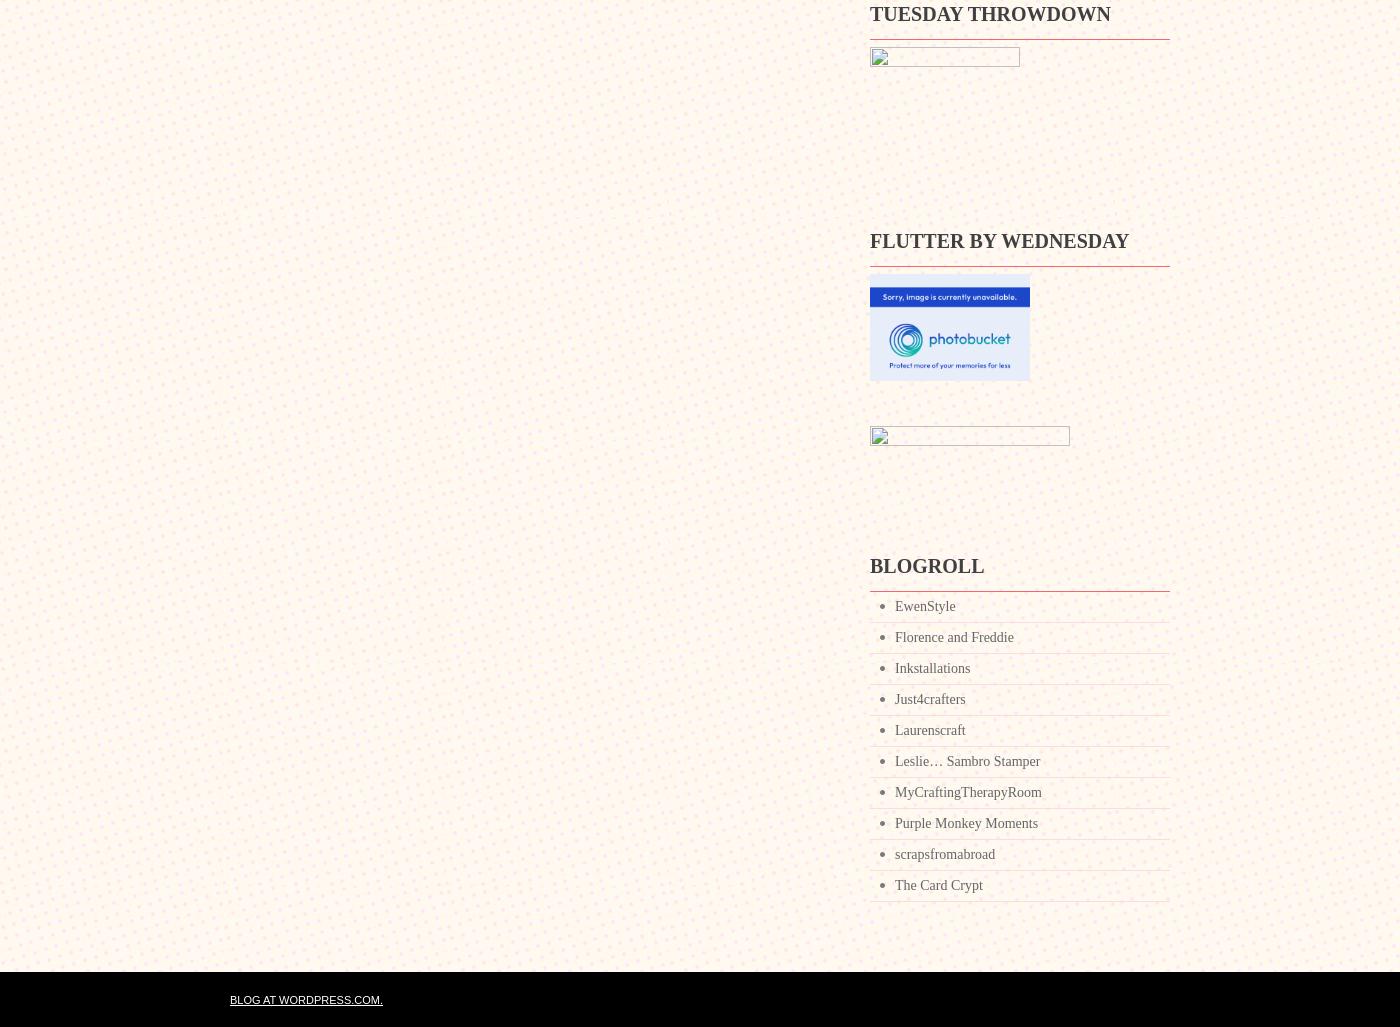 This screenshot has height=1027, width=1400. Describe the element at coordinates (953, 635) in the screenshot. I see `'Florence and Freddie'` at that location.